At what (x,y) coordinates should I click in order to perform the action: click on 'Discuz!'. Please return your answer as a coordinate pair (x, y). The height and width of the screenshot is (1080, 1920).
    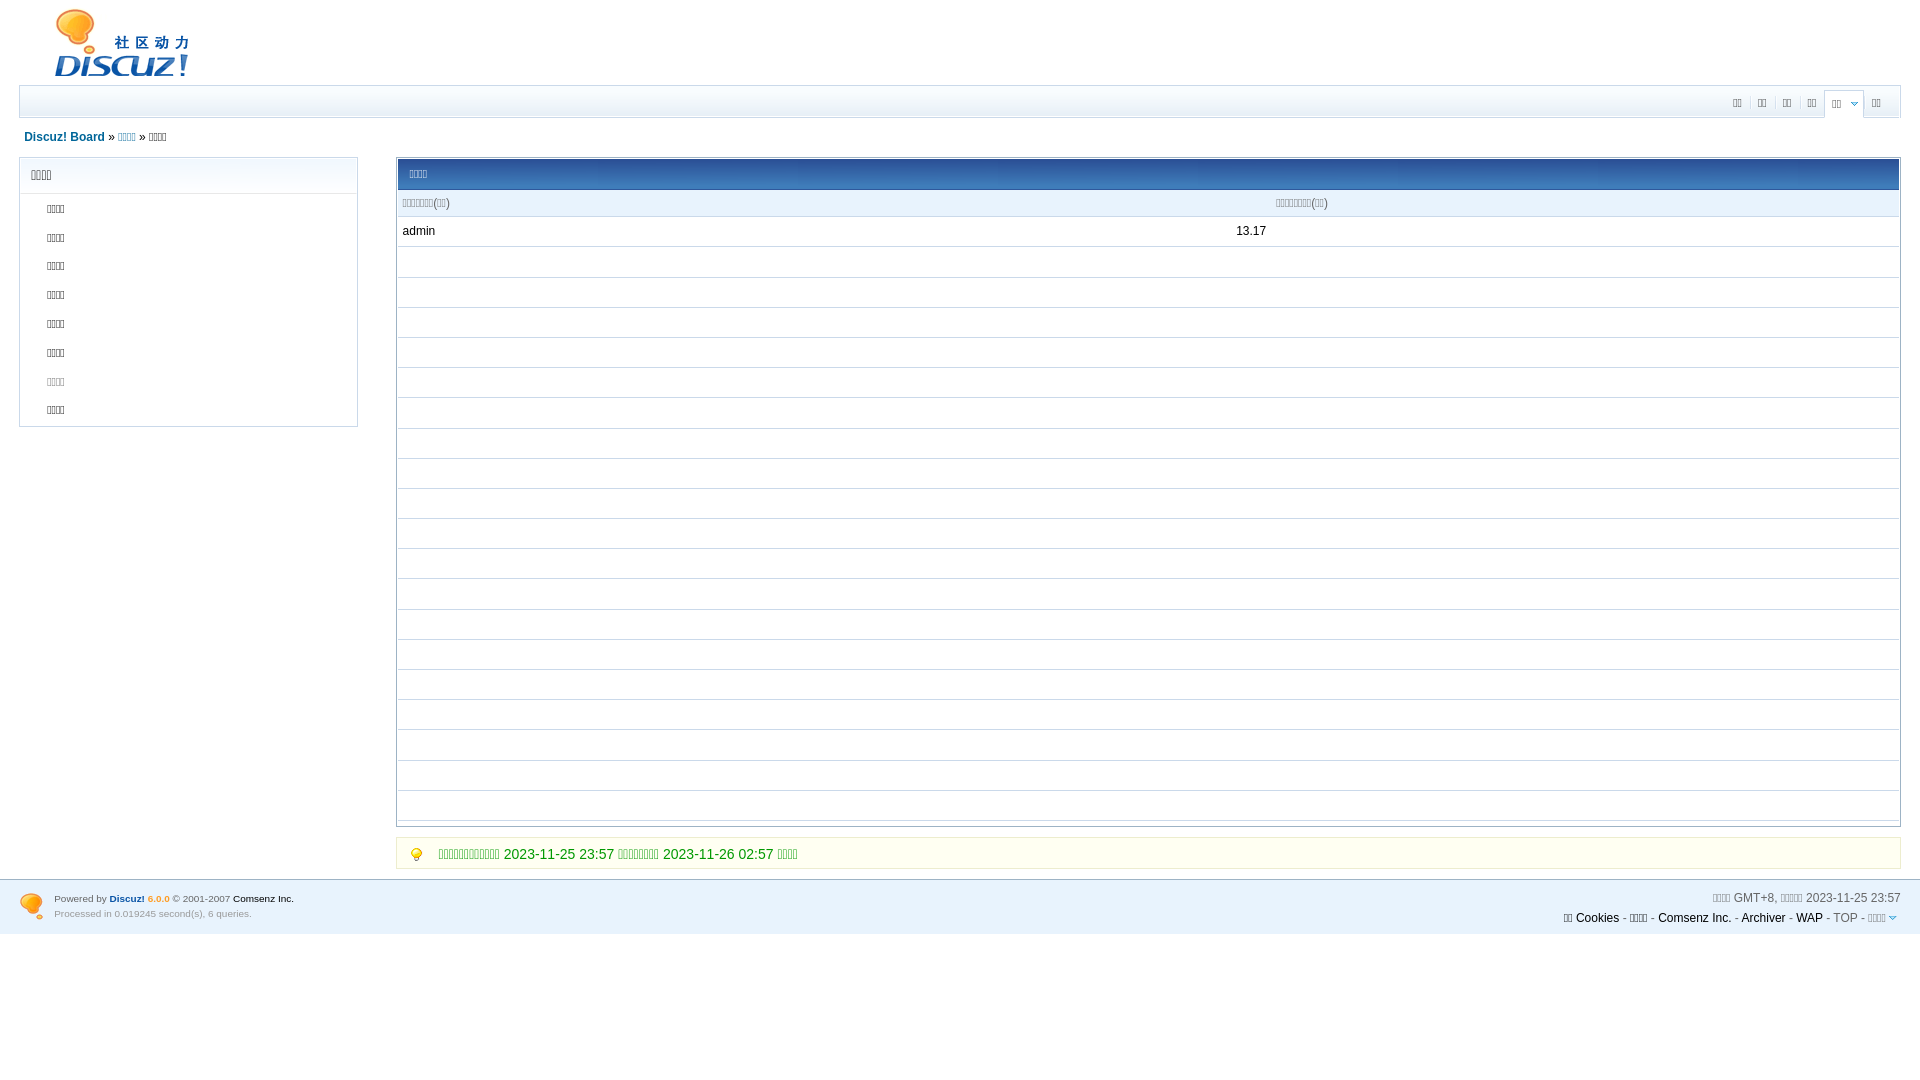
    Looking at the image, I should click on (126, 897).